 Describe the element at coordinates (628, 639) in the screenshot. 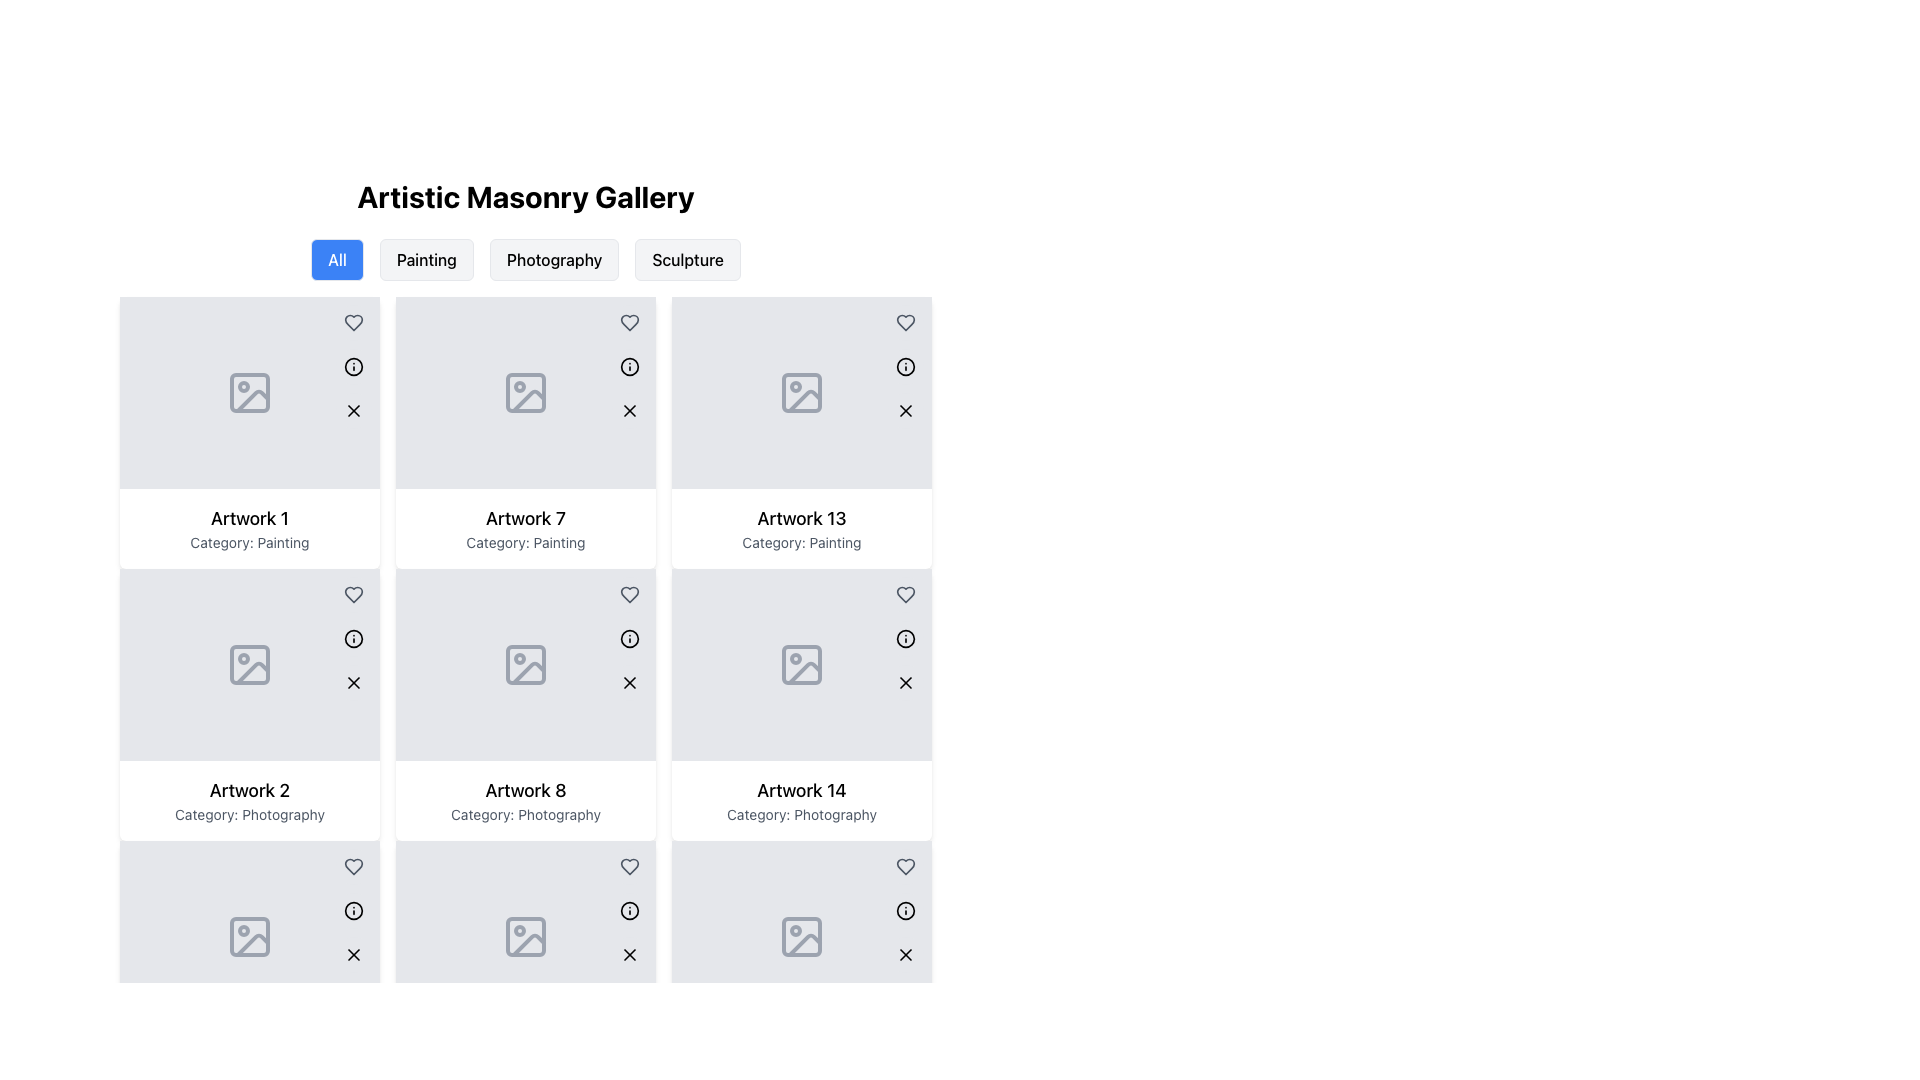

I see `the SVG-based Icon located in the upper right corner of the card for 'Artwork 8 - Category: Photography'` at that location.